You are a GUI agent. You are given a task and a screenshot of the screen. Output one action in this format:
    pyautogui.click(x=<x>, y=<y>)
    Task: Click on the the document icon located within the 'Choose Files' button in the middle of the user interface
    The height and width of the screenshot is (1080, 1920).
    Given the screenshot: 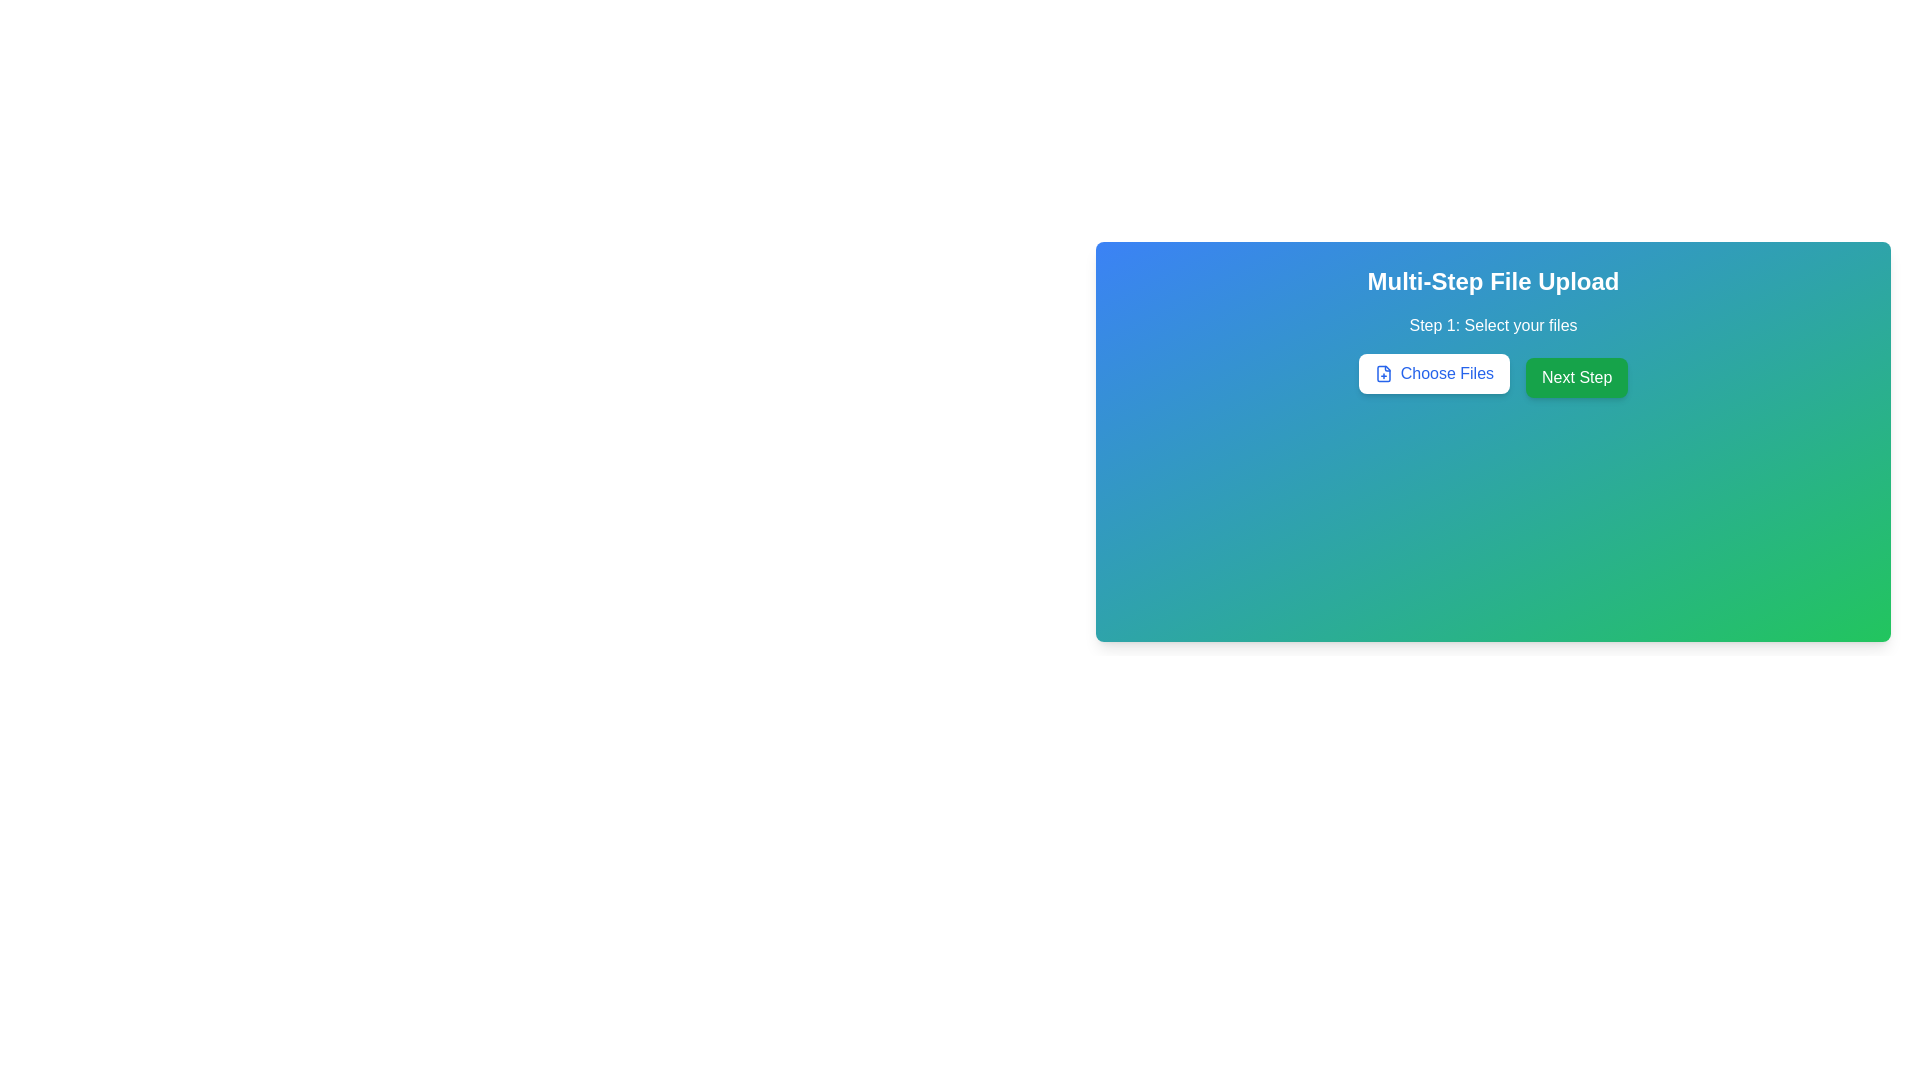 What is the action you would take?
    pyautogui.click(x=1382, y=374)
    